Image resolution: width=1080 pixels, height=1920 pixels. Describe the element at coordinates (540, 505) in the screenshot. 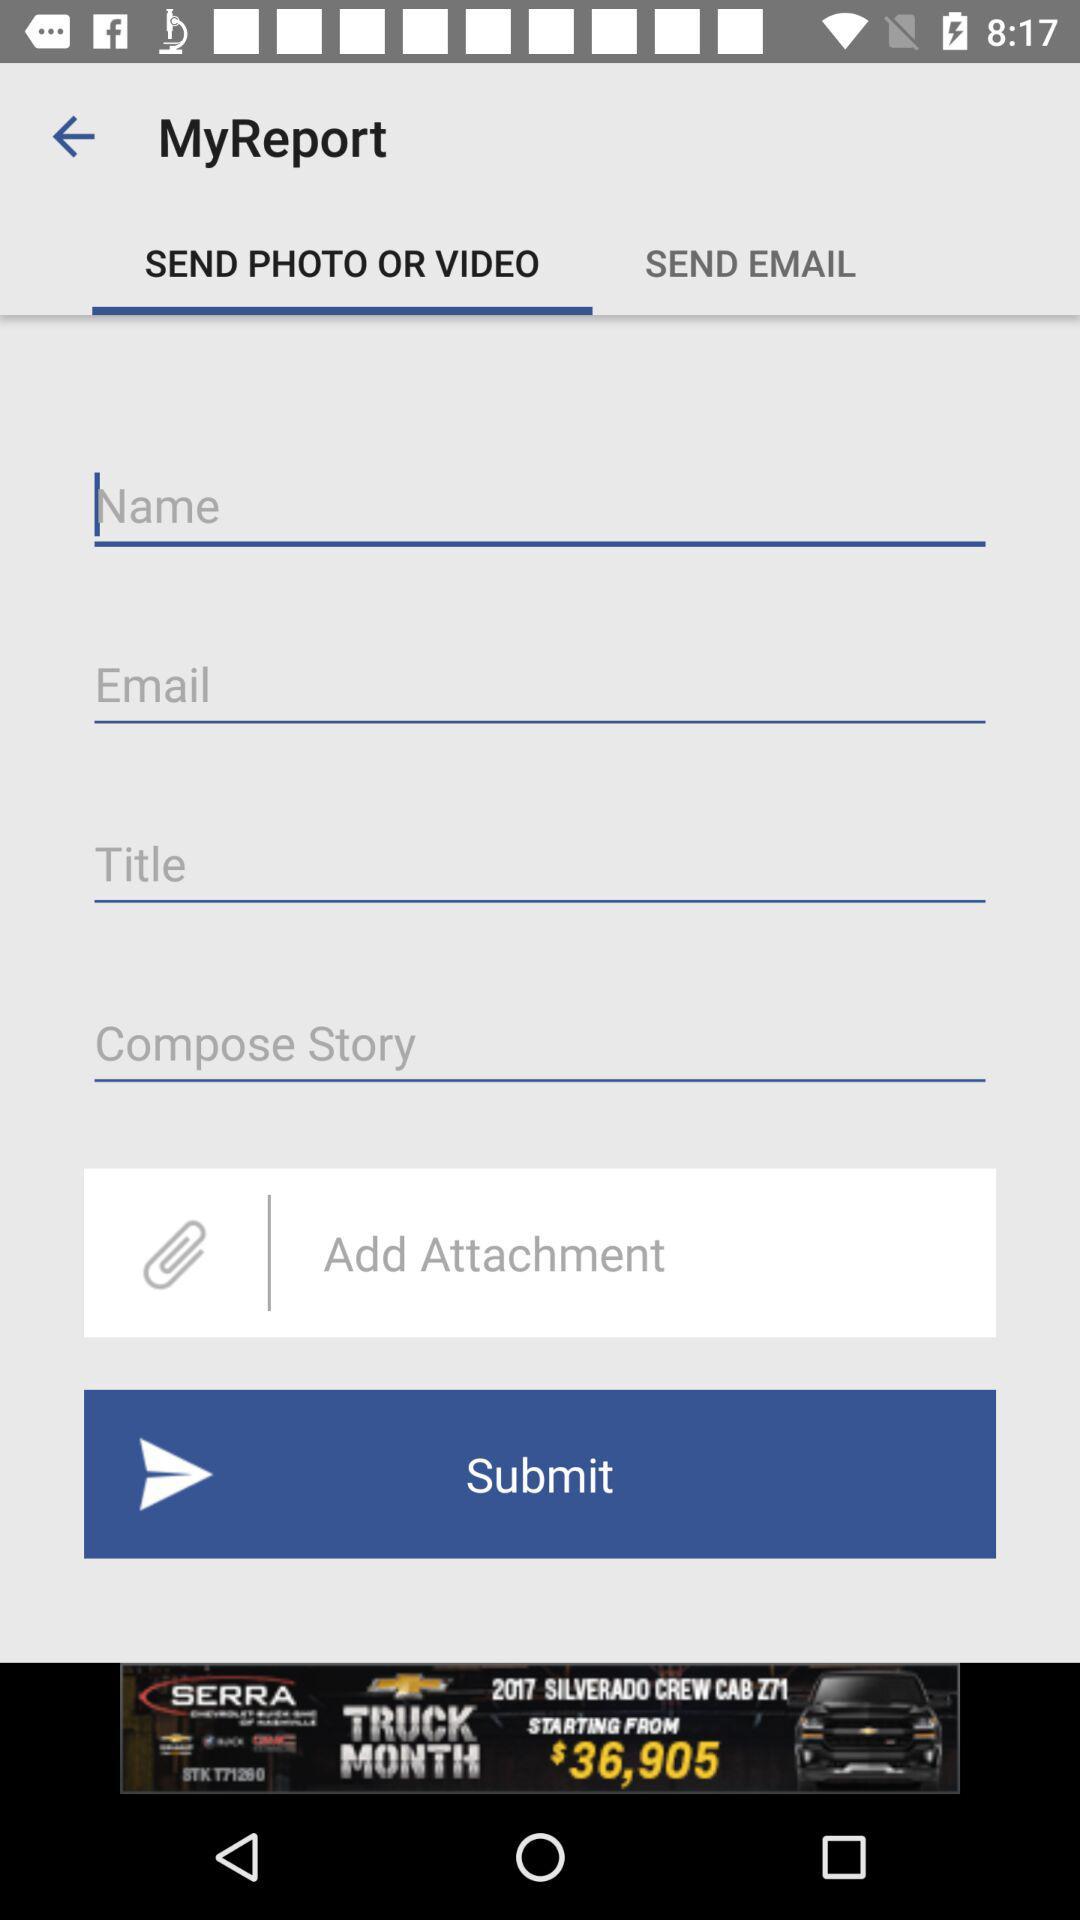

I see `enables text input` at that location.